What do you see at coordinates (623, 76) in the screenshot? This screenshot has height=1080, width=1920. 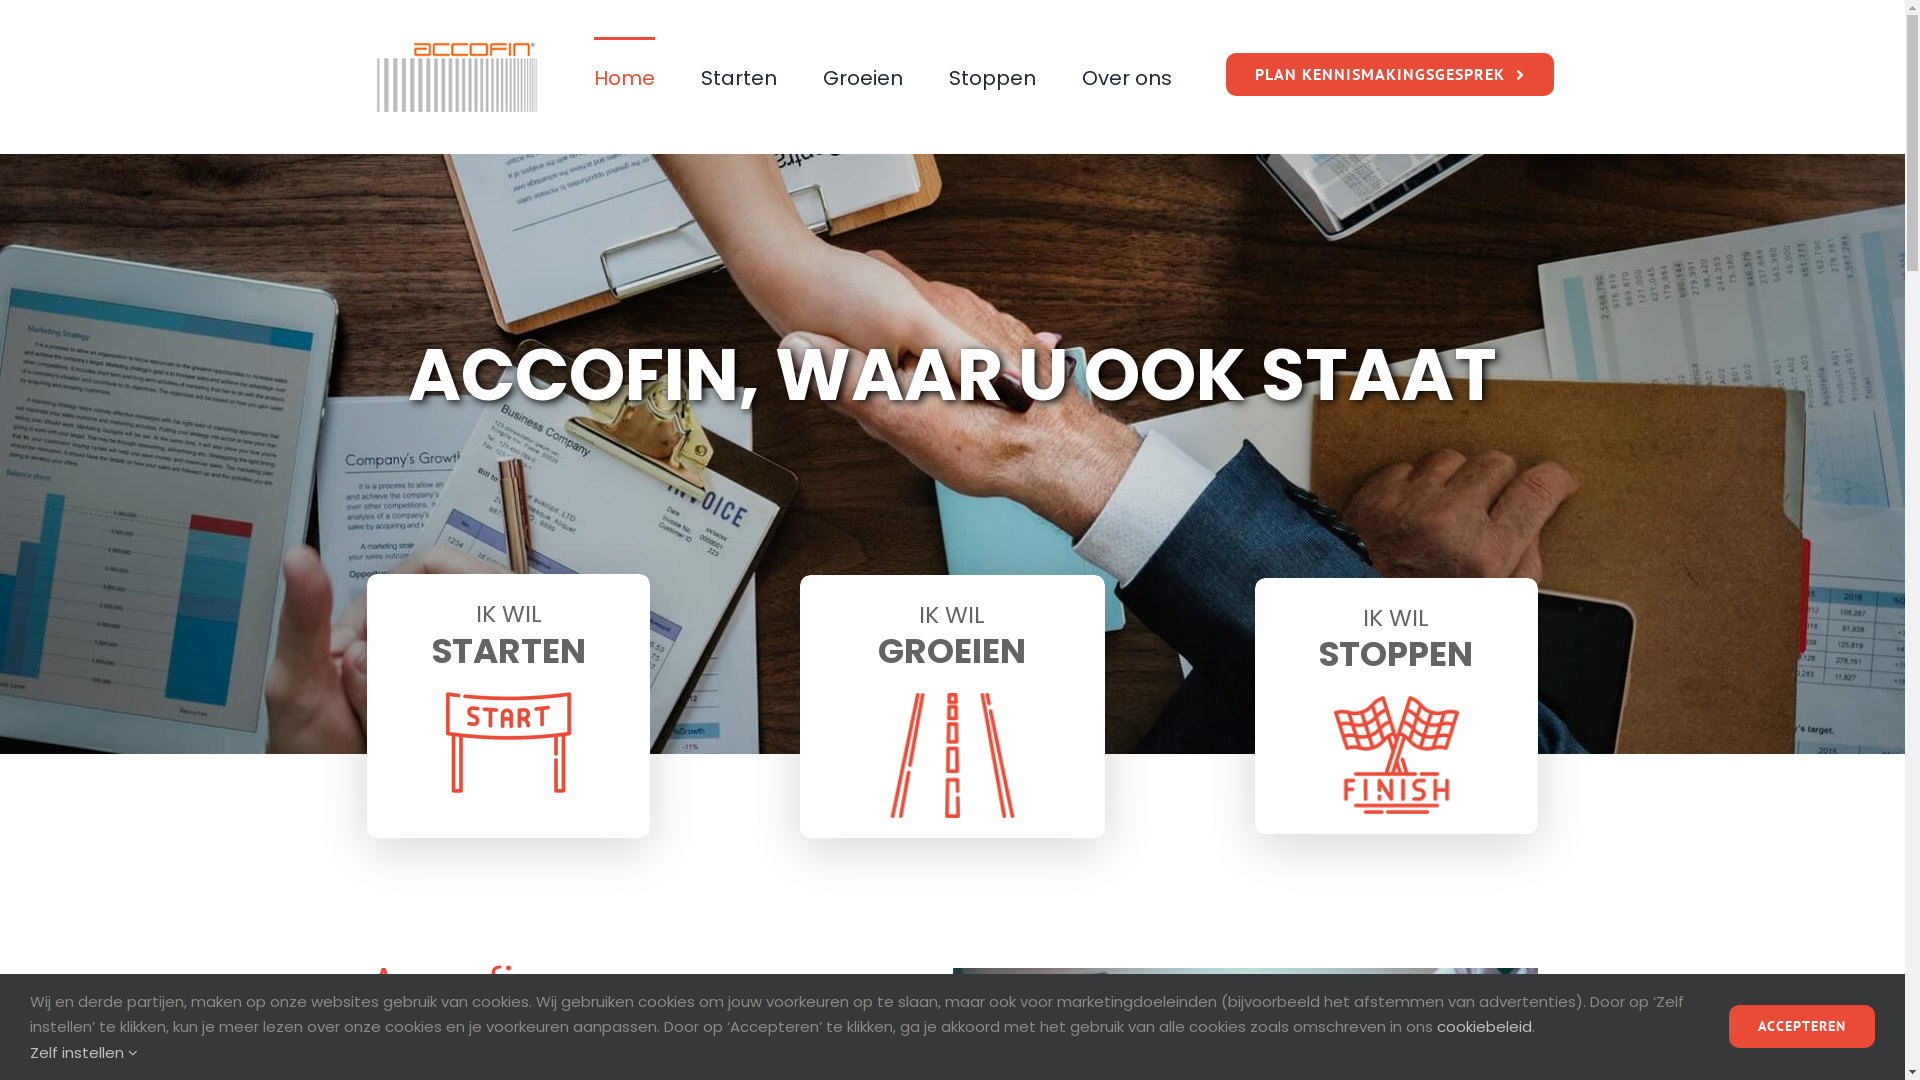 I see `'Home'` at bounding box center [623, 76].